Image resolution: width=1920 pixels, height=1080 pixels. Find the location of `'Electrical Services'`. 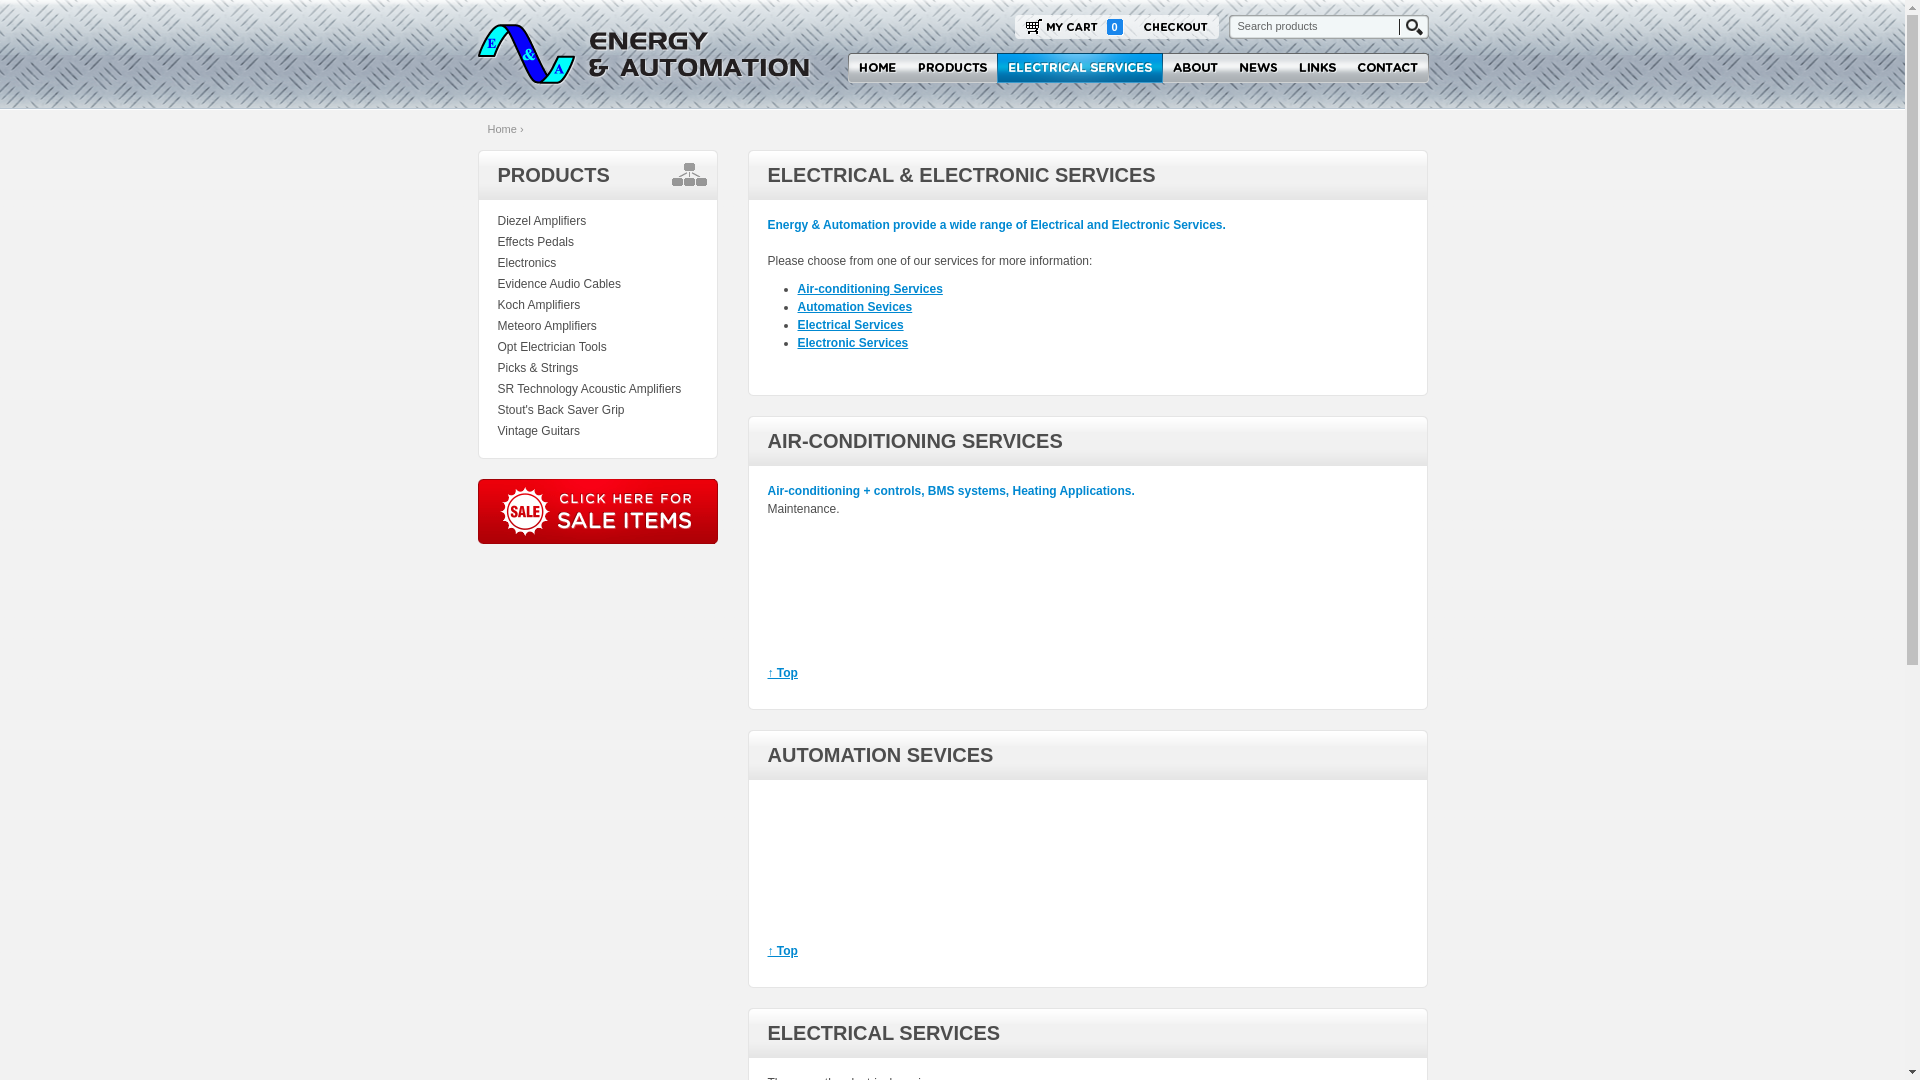

'Electrical Services' is located at coordinates (850, 323).